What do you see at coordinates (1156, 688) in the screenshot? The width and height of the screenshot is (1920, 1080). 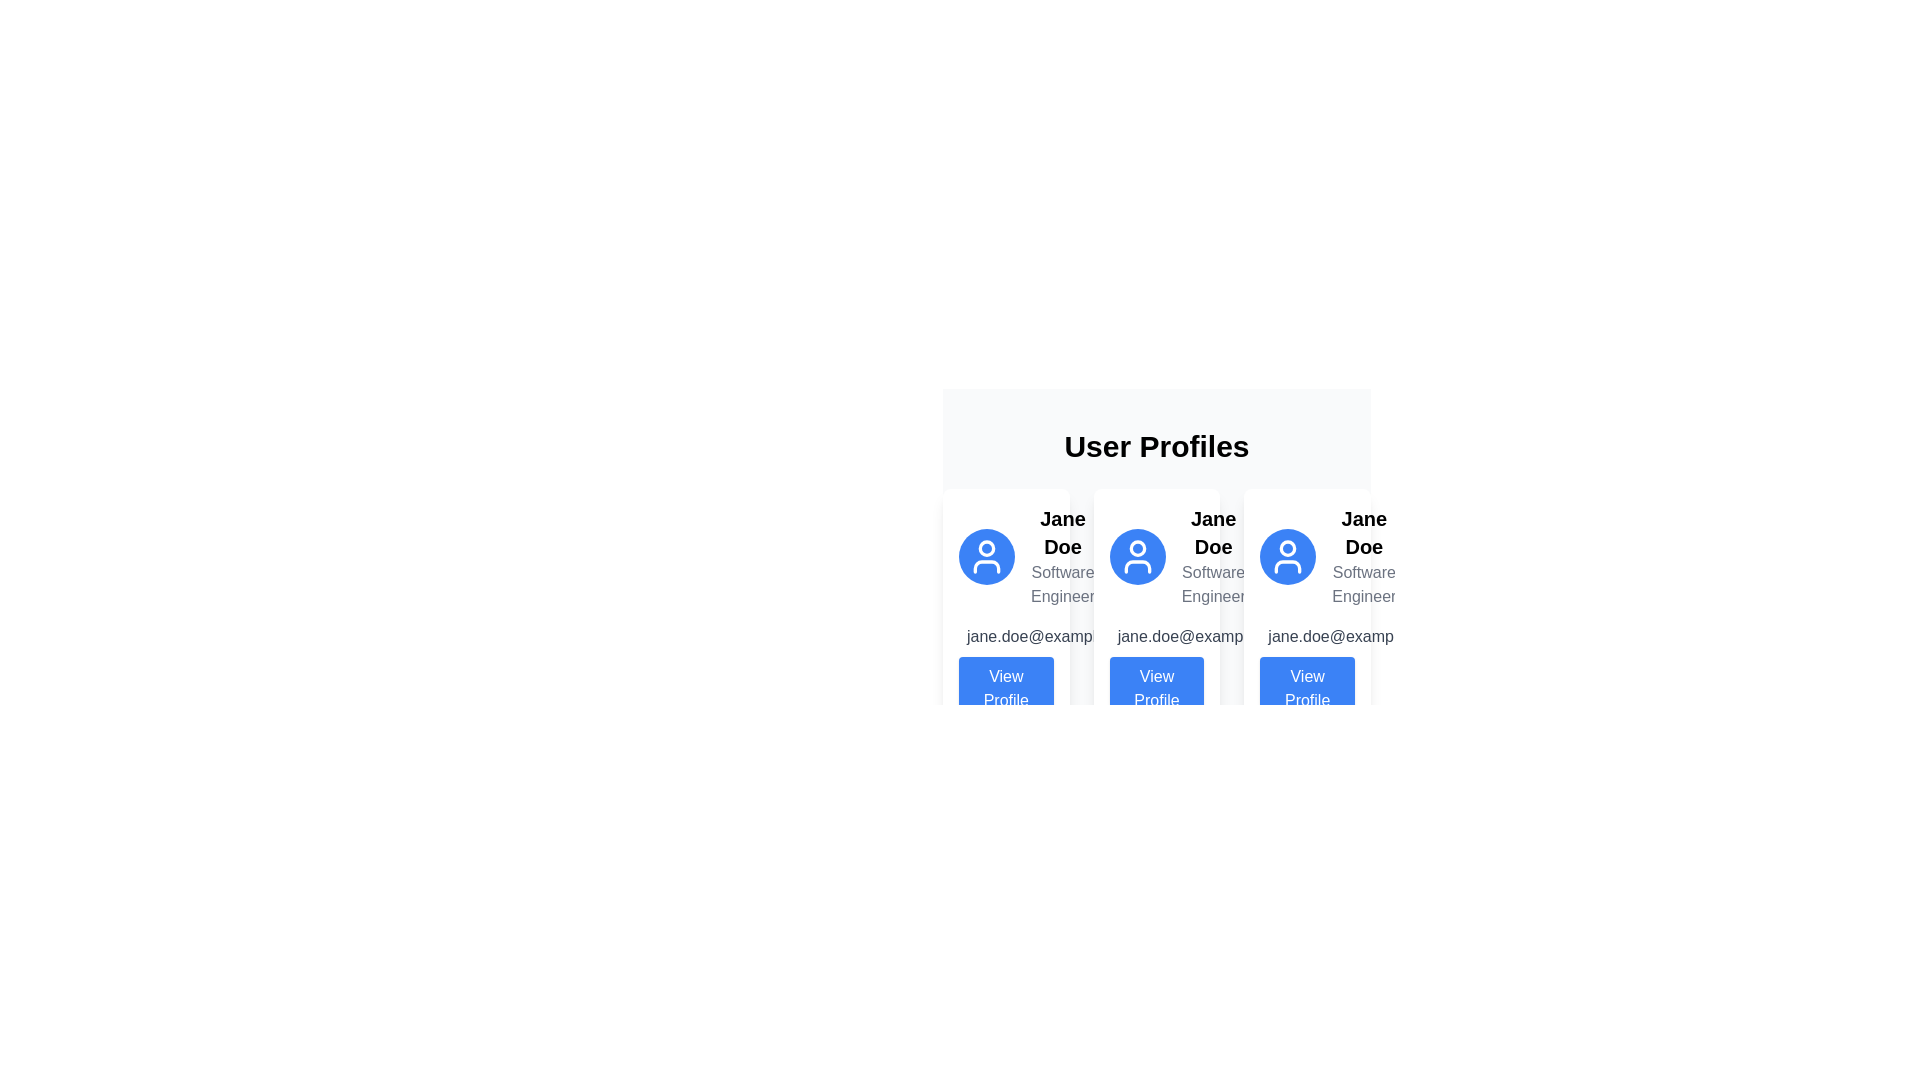 I see `the button located at the bottom of Jane Doe's profile card` at bounding box center [1156, 688].